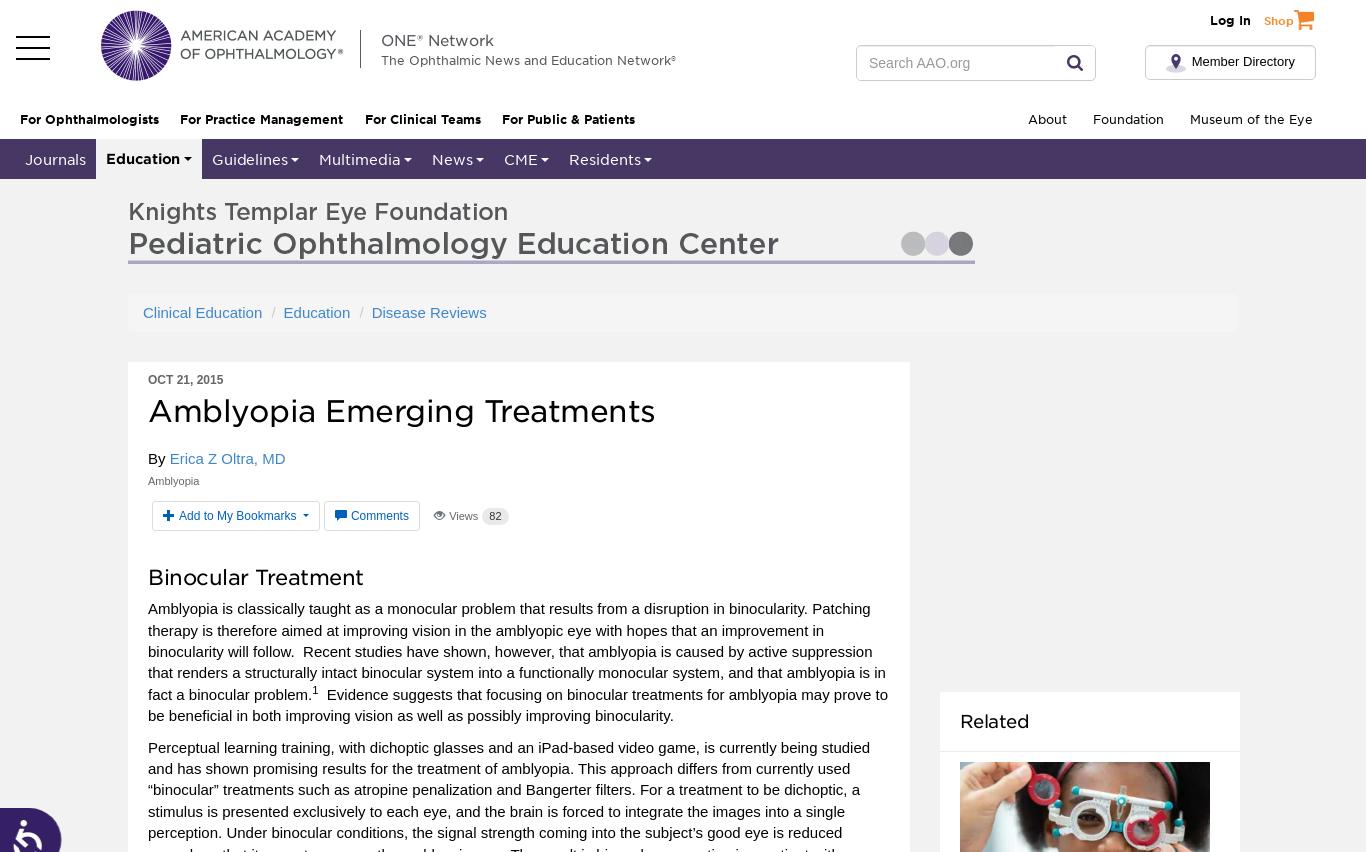 This screenshot has width=1366, height=852. What do you see at coordinates (994, 719) in the screenshot?
I see `'Related'` at bounding box center [994, 719].